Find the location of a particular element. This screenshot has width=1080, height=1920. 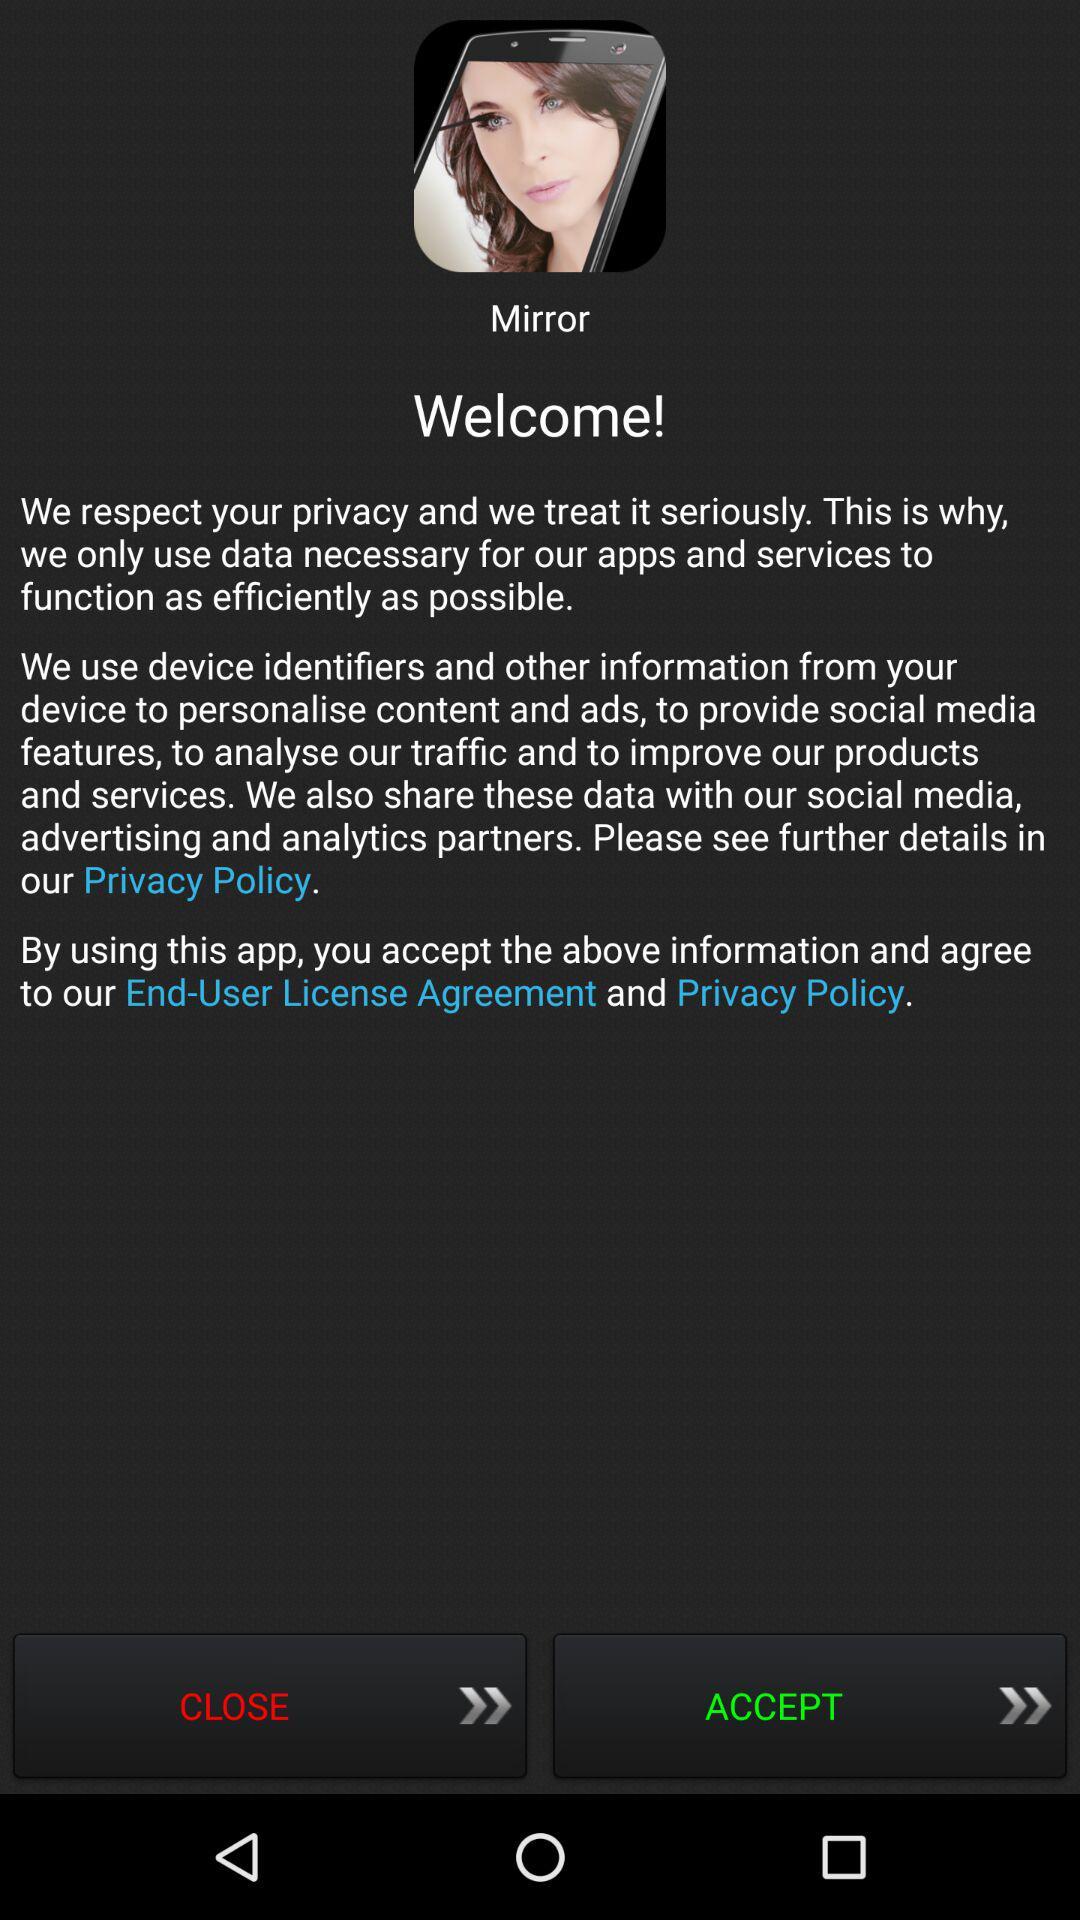

item next to the accept icon is located at coordinates (270, 1707).